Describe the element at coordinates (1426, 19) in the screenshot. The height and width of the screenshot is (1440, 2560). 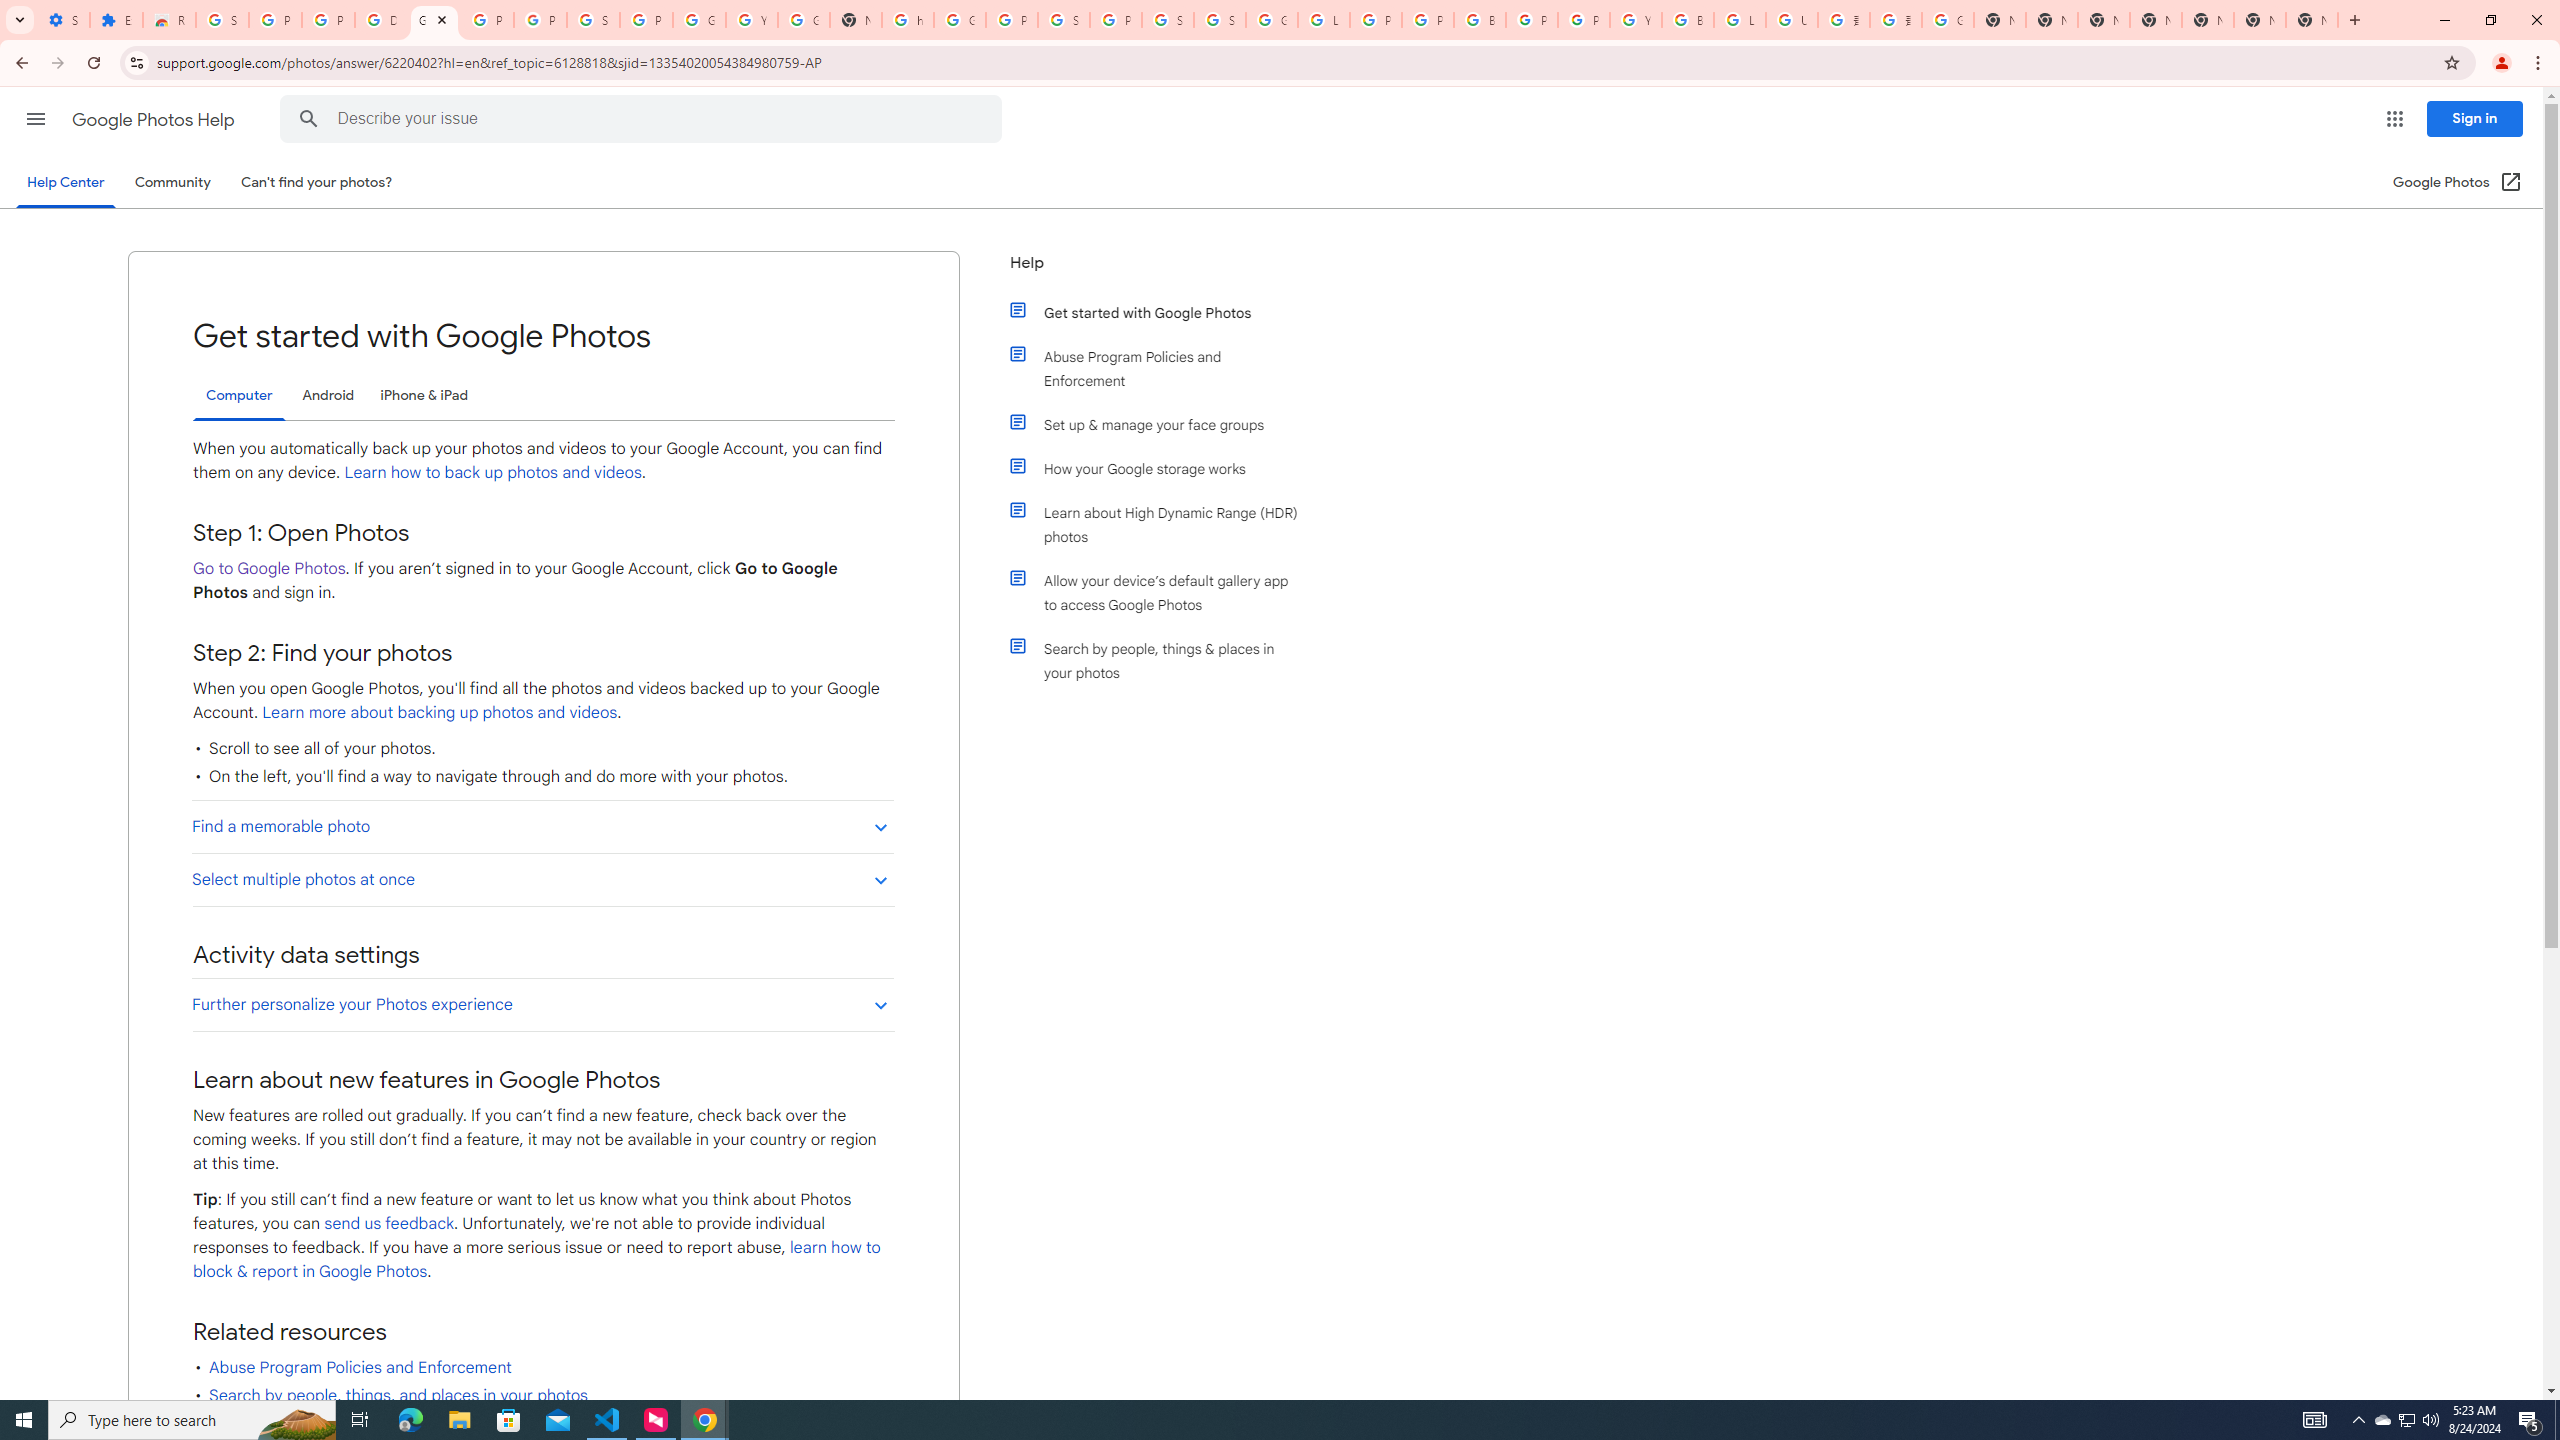
I see `'Privacy Help Center - Policies Help'` at that location.